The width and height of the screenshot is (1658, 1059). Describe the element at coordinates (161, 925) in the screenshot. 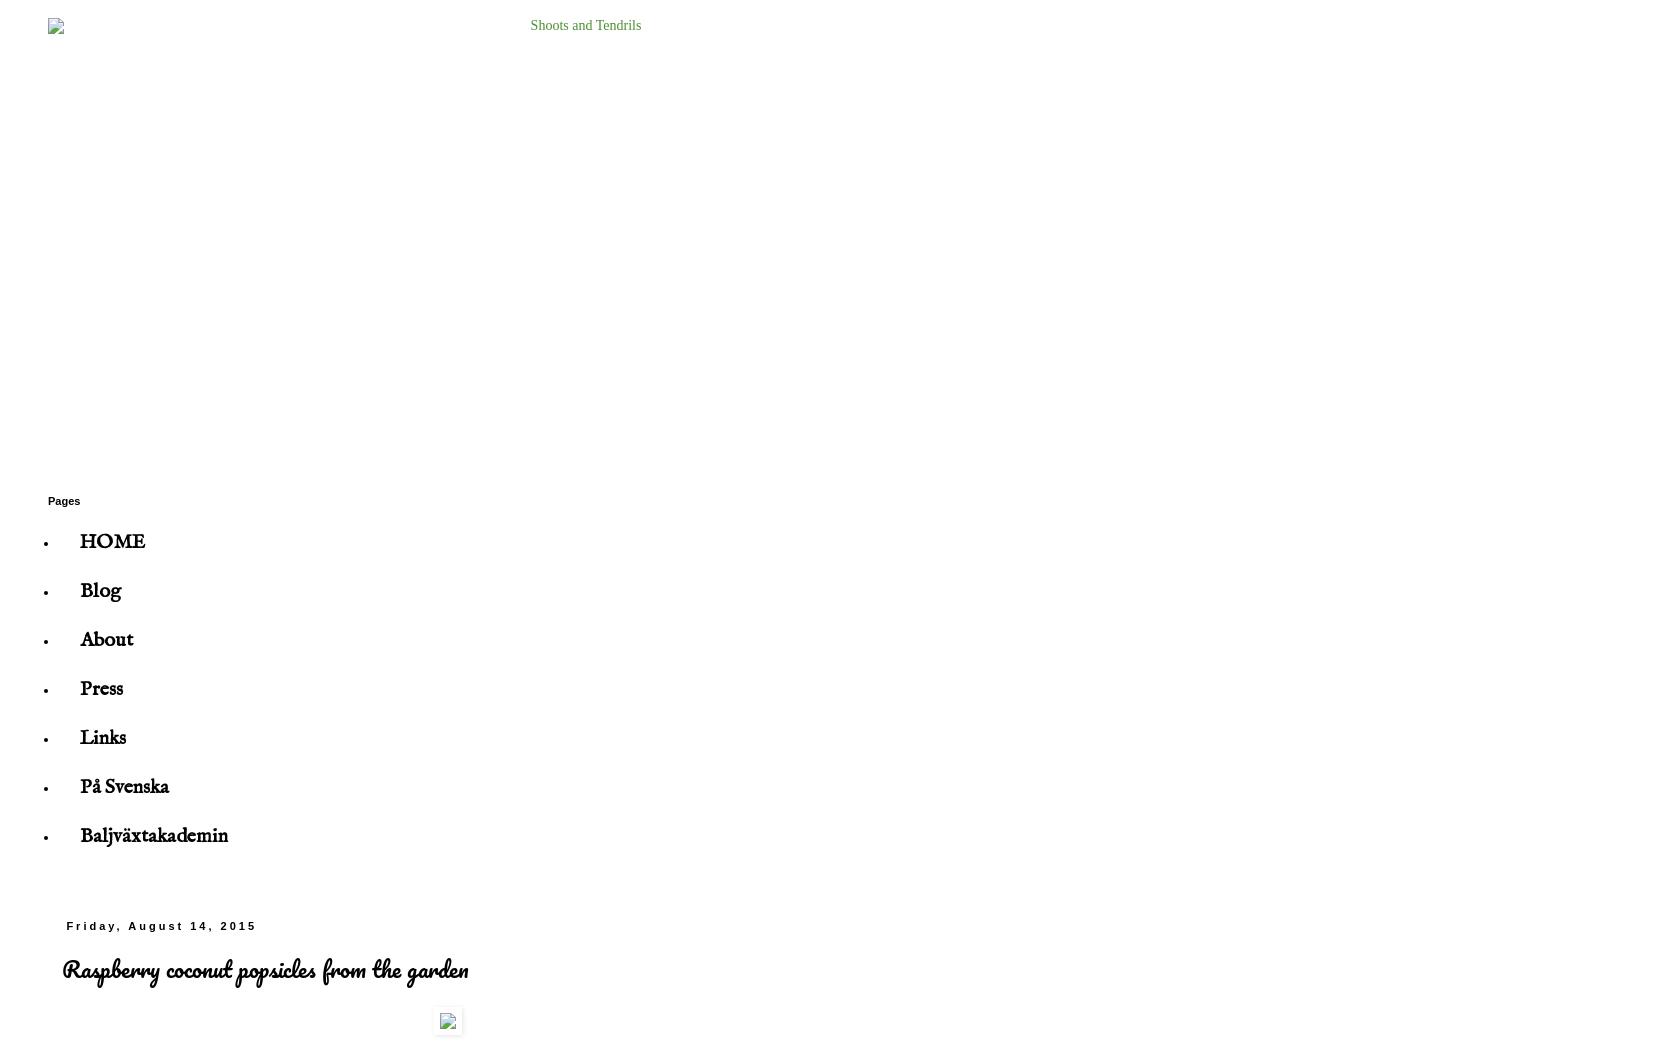

I see `'Friday, August 14, 2015'` at that location.